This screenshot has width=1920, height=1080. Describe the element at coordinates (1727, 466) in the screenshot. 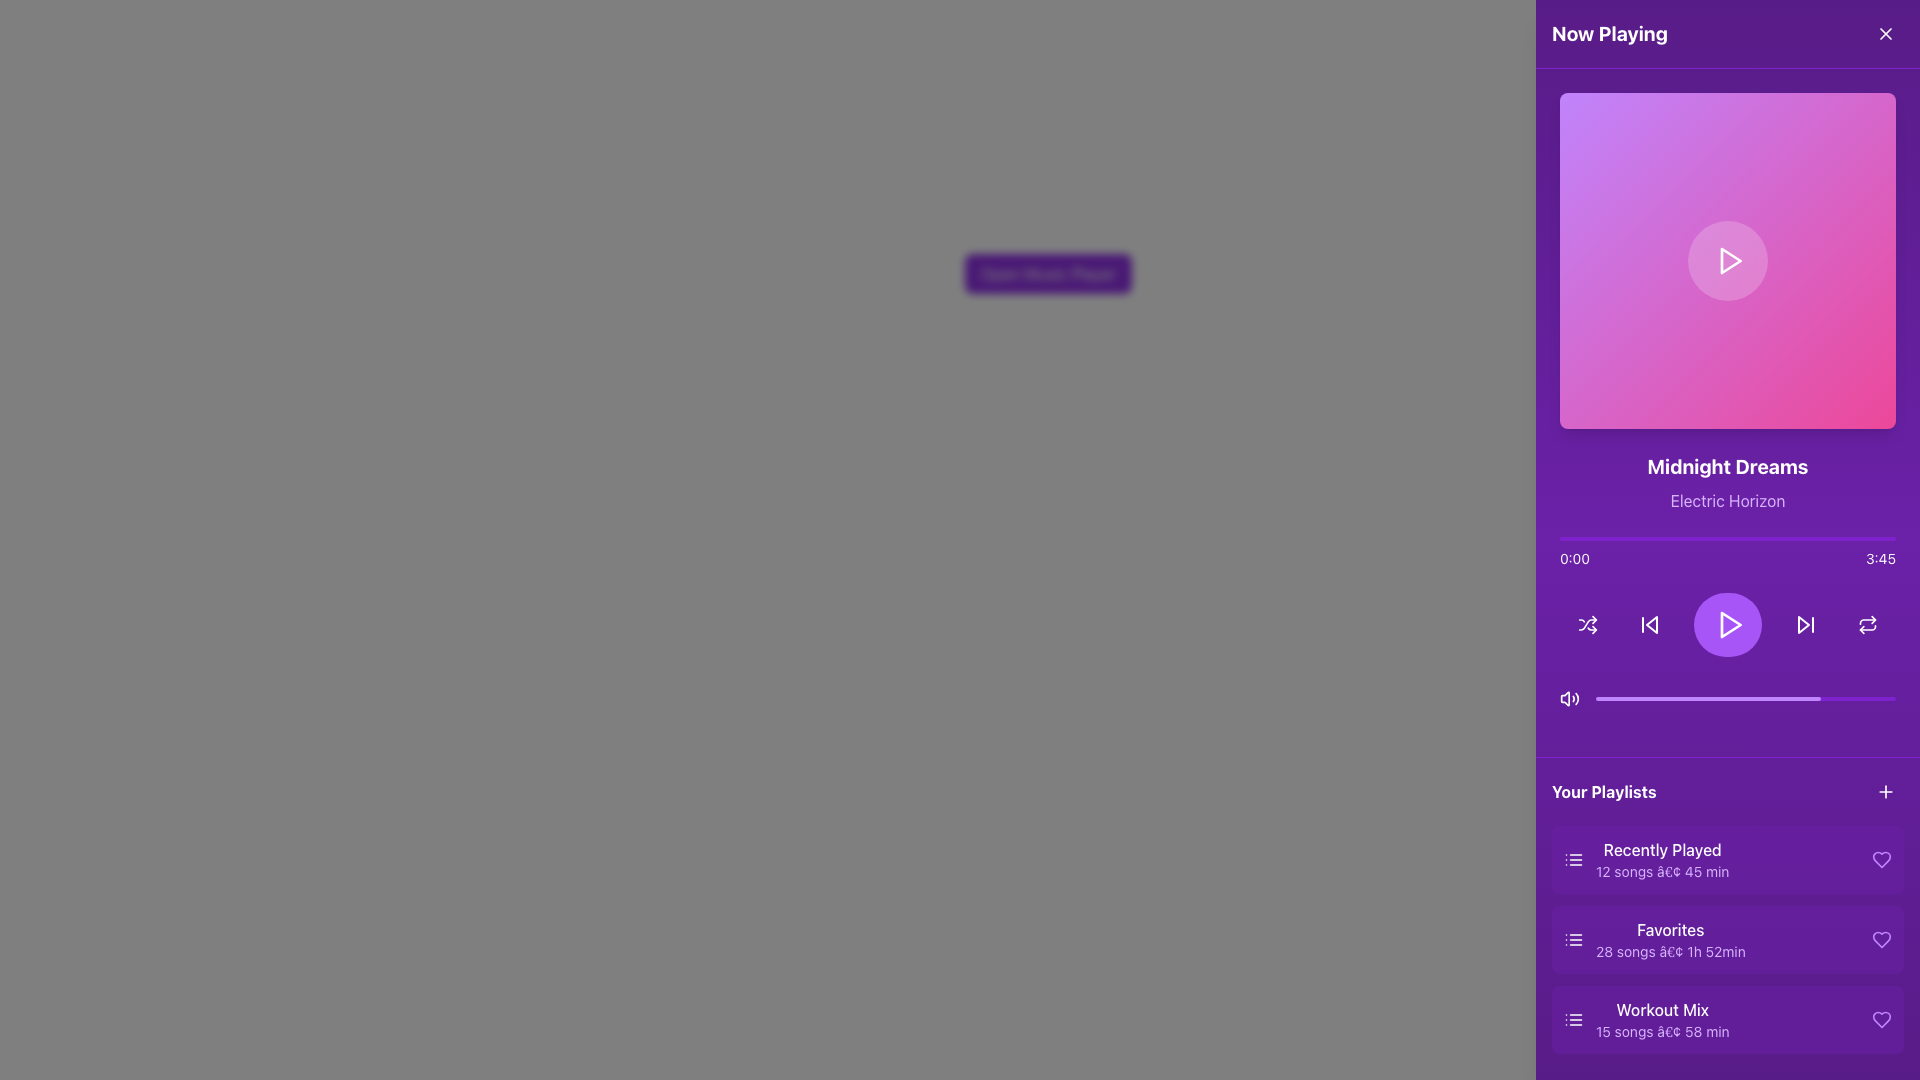

I see `text label indicating the name of the song or audio track, located in the upper middle of the purple right-side panel, directly beneath an image placeholder and above the text 'Electric Horizon'` at that location.